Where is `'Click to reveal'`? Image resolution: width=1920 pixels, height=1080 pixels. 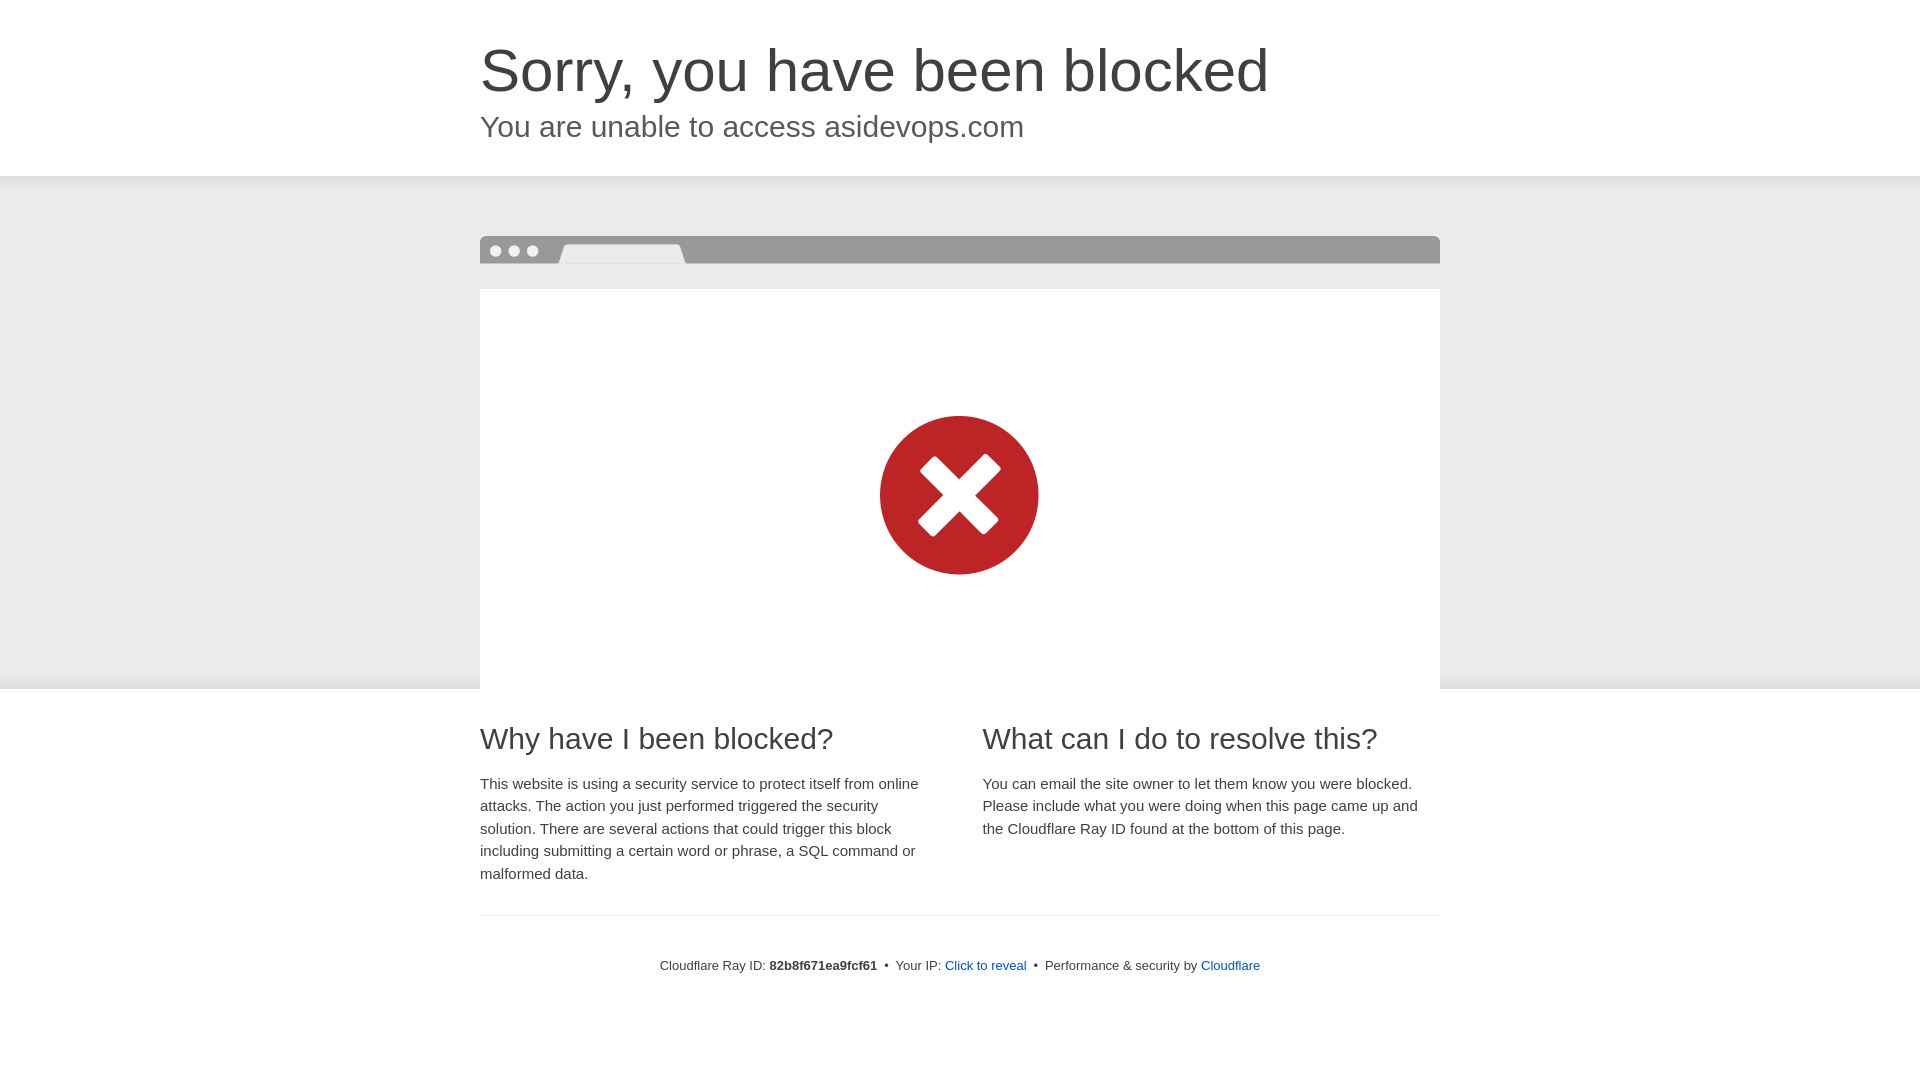 'Click to reveal' is located at coordinates (985, 964).